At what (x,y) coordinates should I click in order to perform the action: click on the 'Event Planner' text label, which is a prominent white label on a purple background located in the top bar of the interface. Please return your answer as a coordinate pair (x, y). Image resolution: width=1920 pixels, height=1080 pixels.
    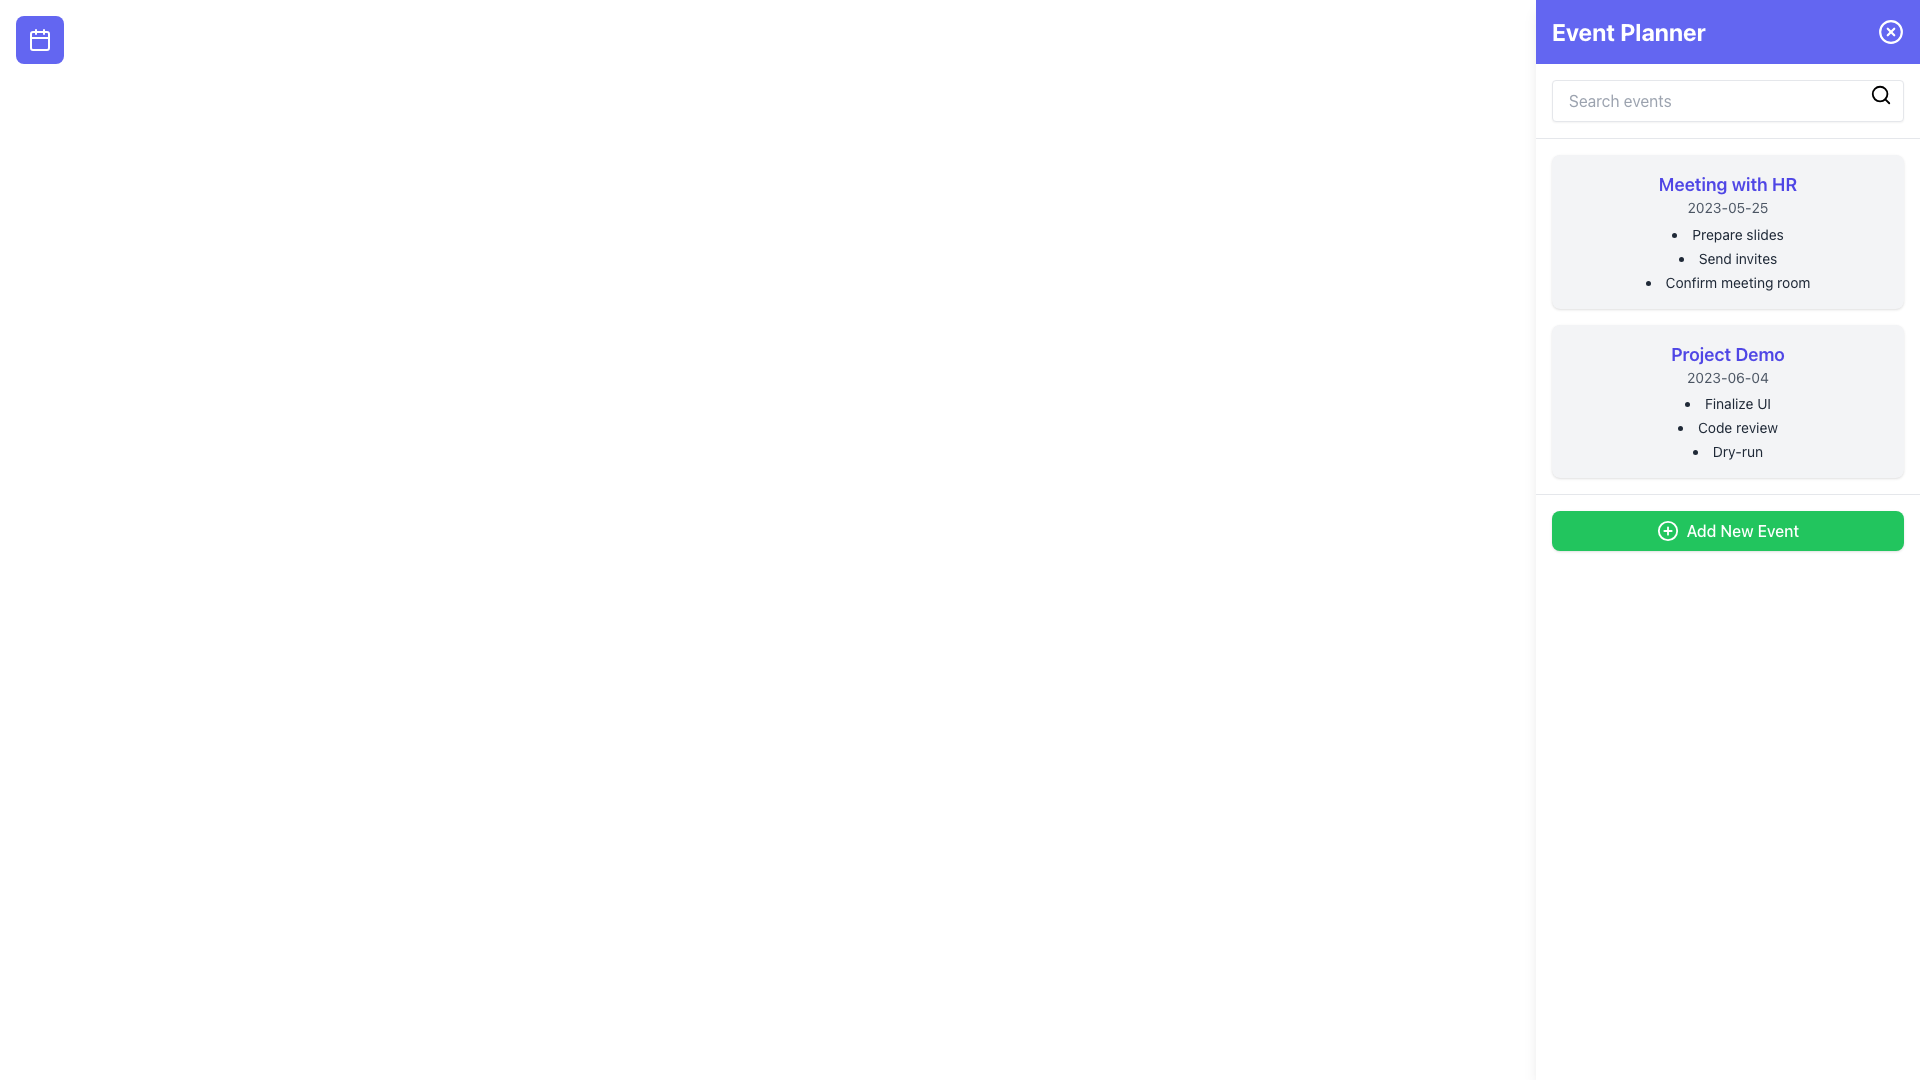
    Looking at the image, I should click on (1628, 31).